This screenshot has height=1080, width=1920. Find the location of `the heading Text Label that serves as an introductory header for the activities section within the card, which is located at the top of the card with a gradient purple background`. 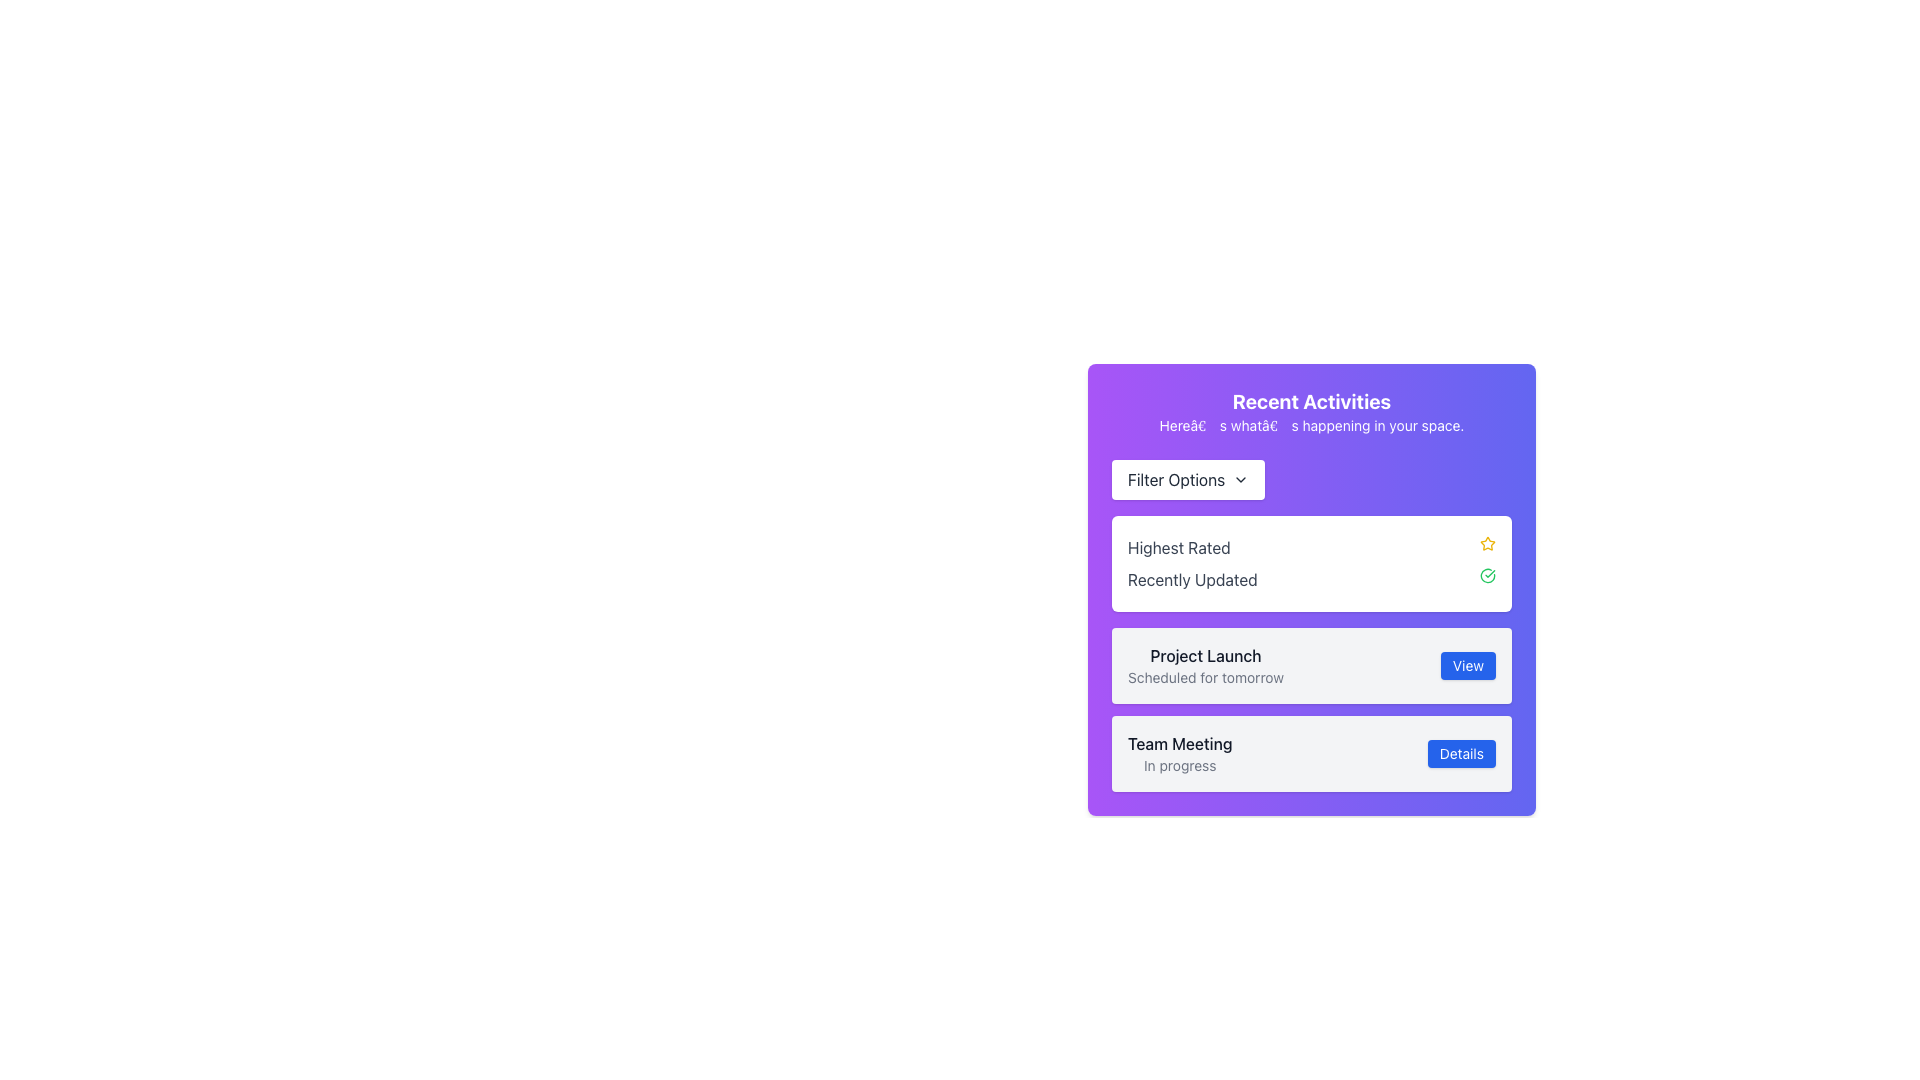

the heading Text Label that serves as an introductory header for the activities section within the card, which is located at the top of the card with a gradient purple background is located at coordinates (1311, 411).